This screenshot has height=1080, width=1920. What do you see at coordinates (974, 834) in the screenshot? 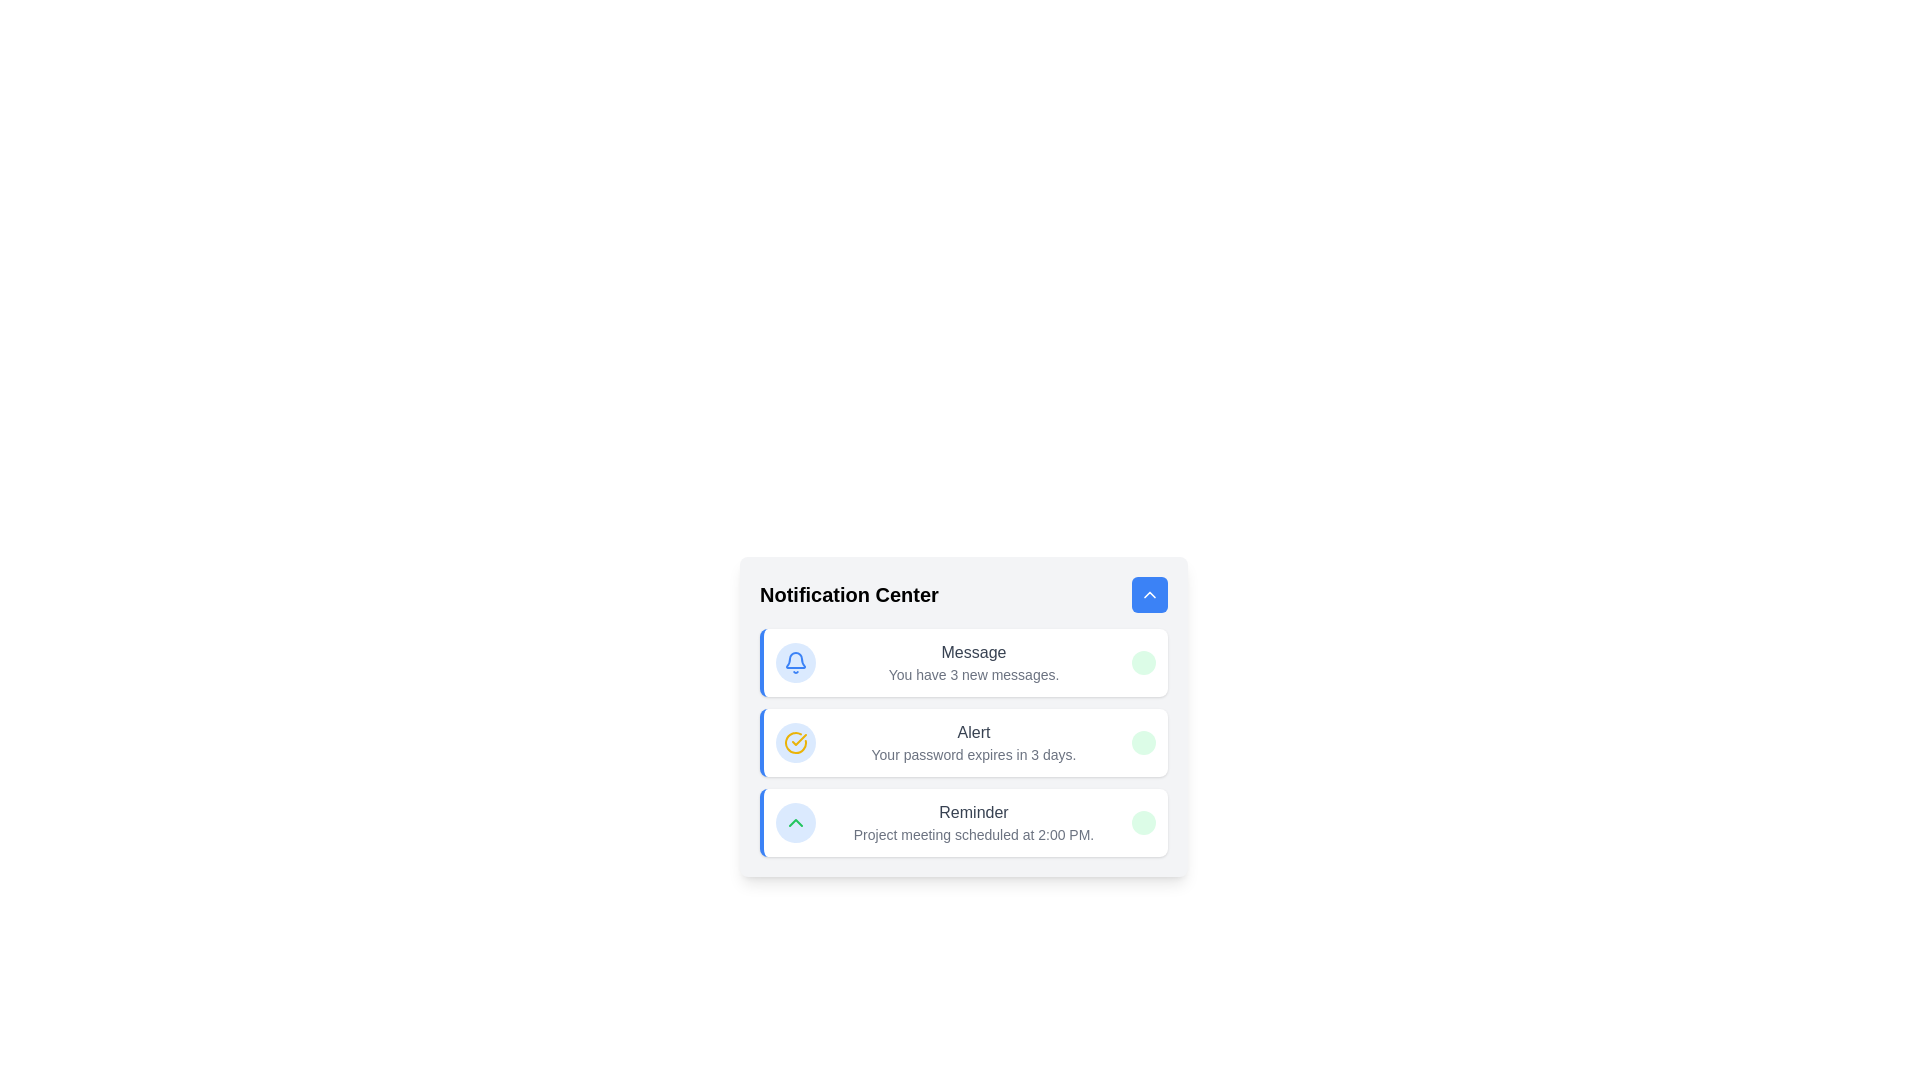
I see `the static text element that provides a reminder for an upcoming project meeting, located under the 'Reminder' title in the 'Notification Center'` at bounding box center [974, 834].